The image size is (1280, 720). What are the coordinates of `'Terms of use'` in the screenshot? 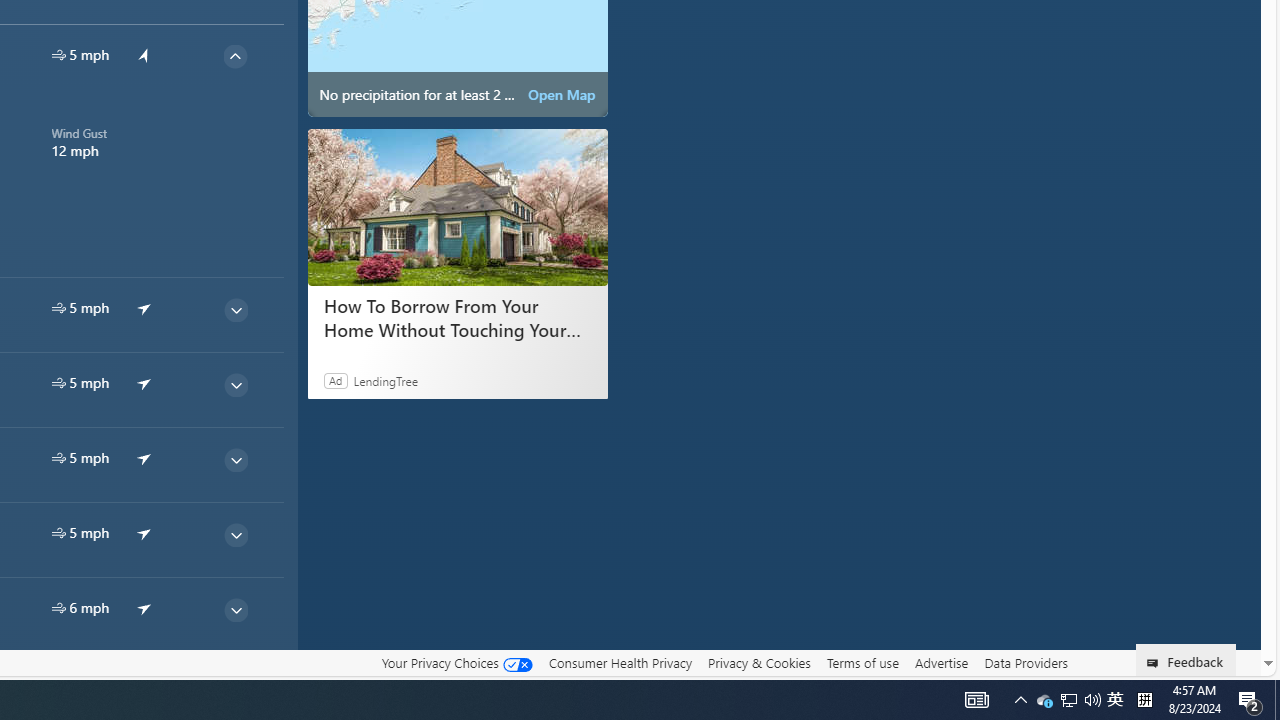 It's located at (862, 663).